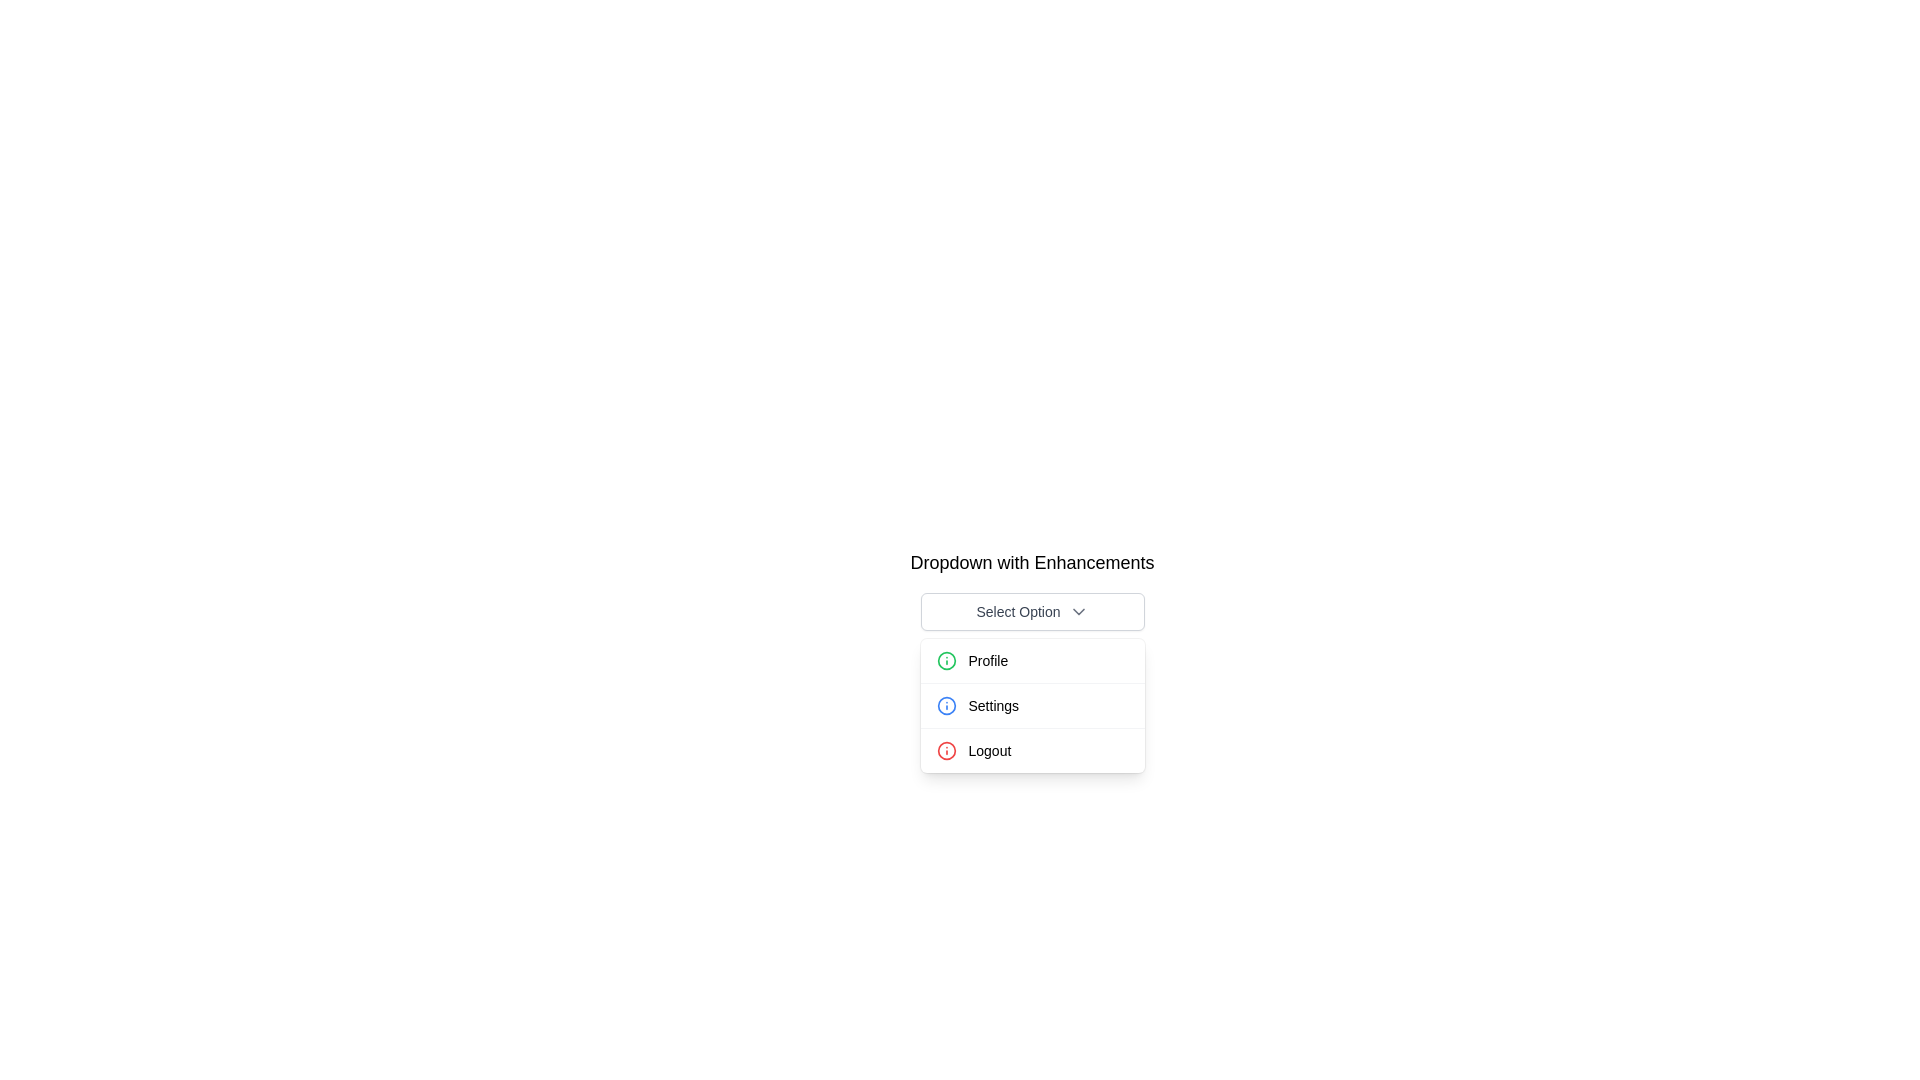  Describe the element at coordinates (945, 704) in the screenshot. I see `the decorative SVG Circle Element that forms part of the icon next to 'Profile' in the dropdown menu options` at that location.